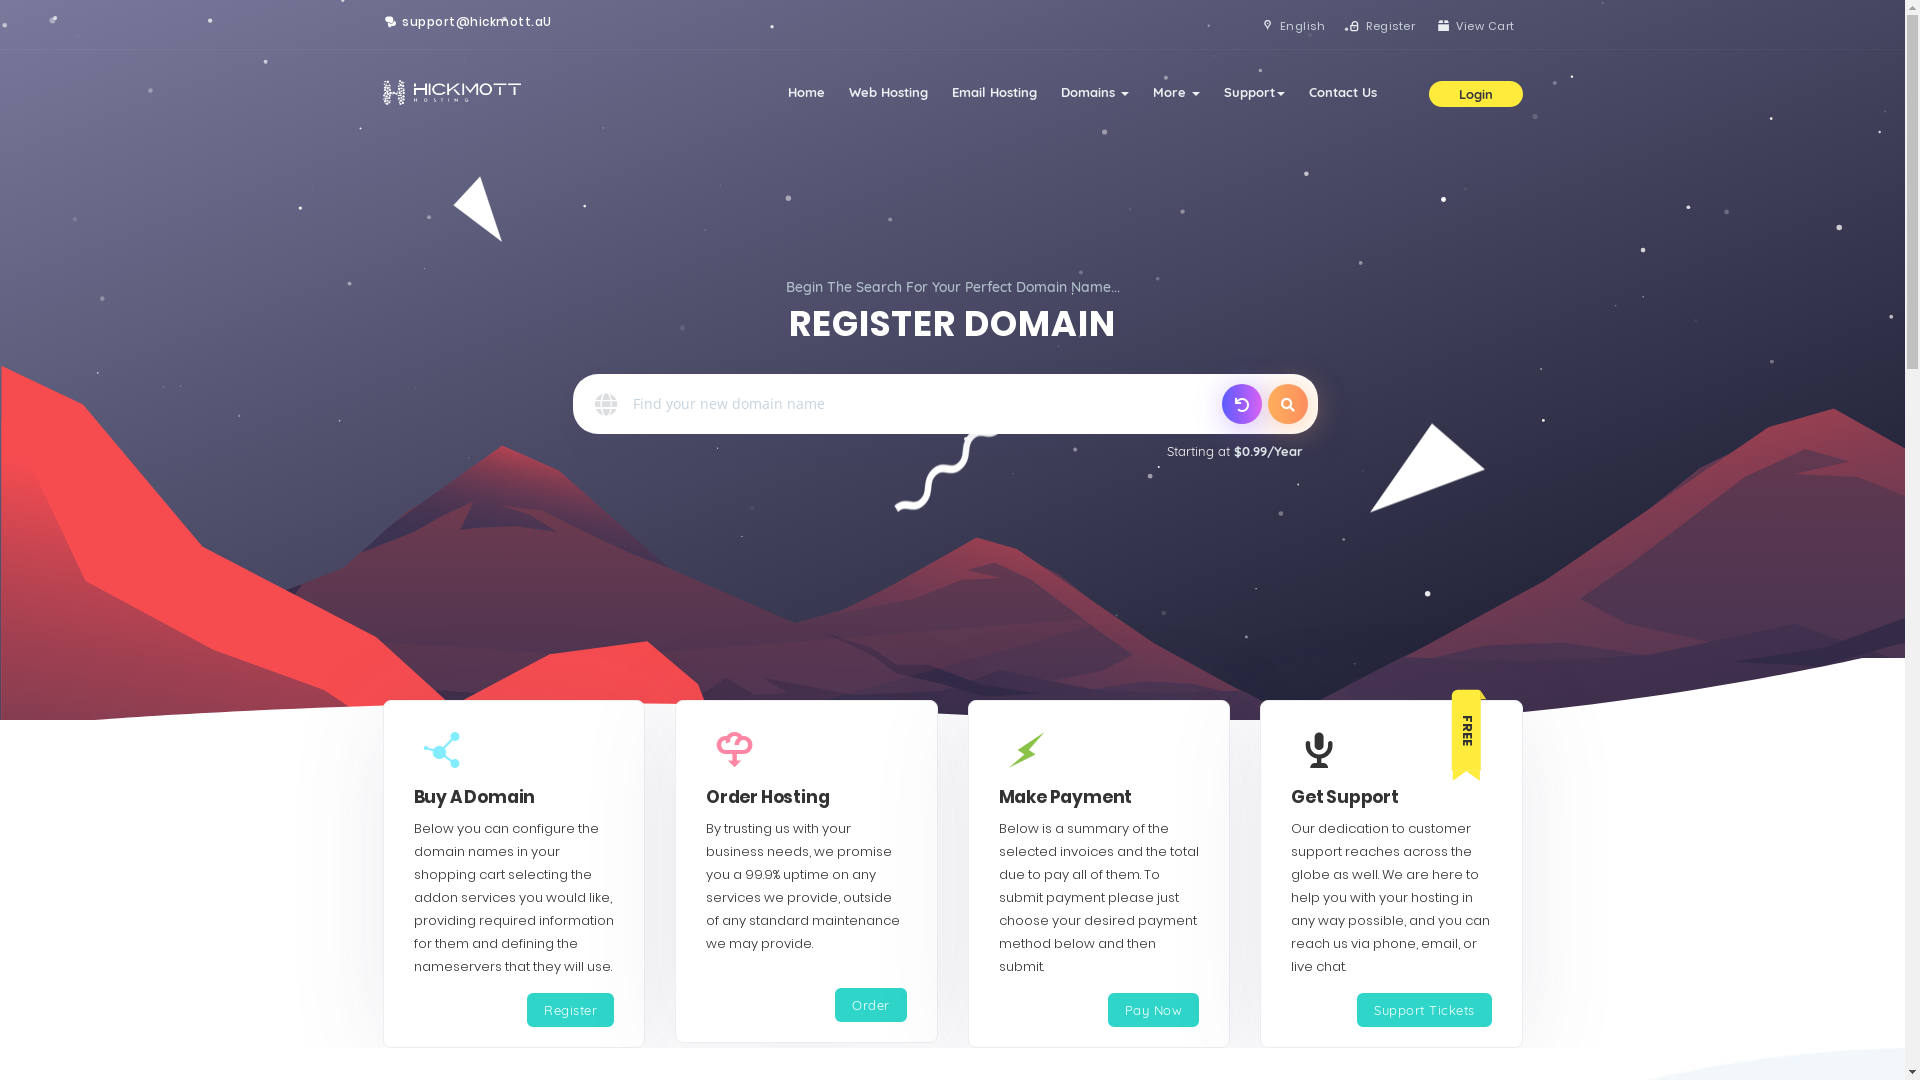 The image size is (1920, 1080). What do you see at coordinates (886, 92) in the screenshot?
I see `'Web Hosting'` at bounding box center [886, 92].